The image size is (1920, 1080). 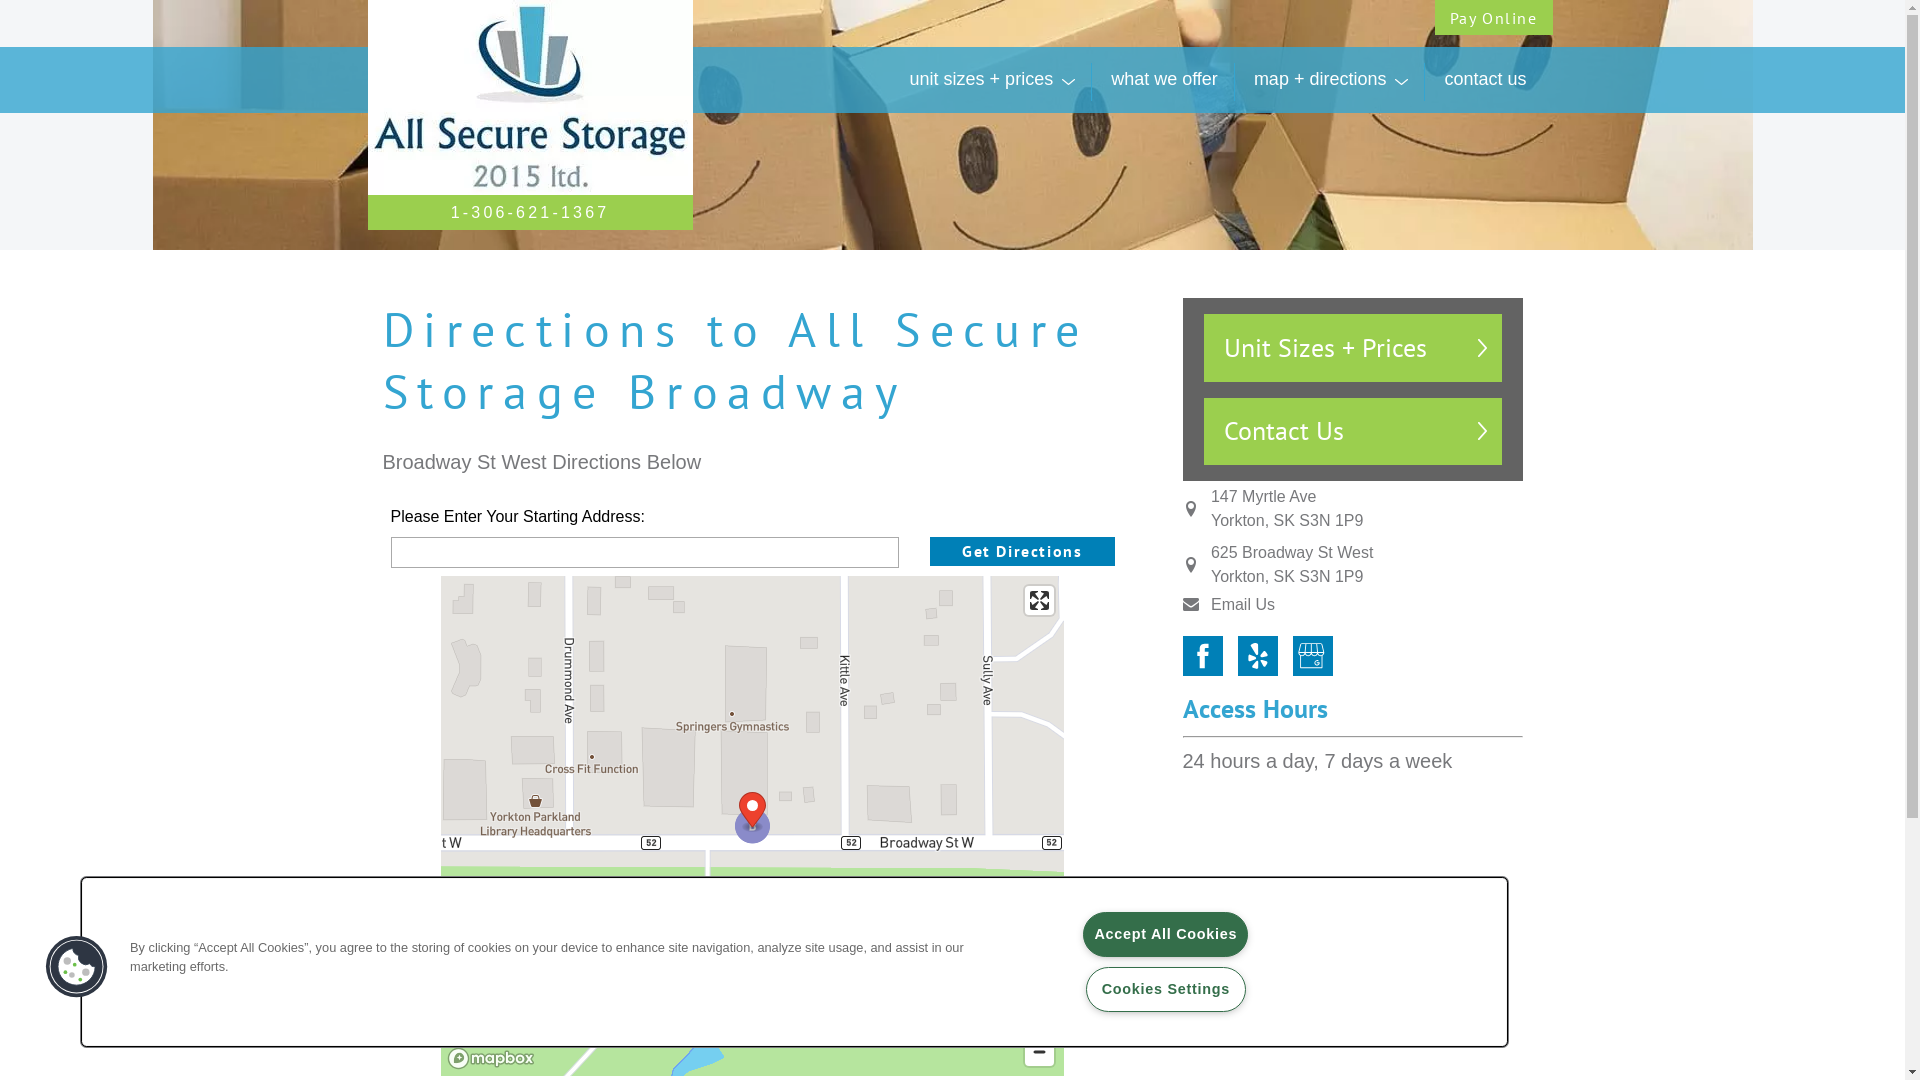 What do you see at coordinates (530, 212) in the screenshot?
I see `'1-306-621-1367'` at bounding box center [530, 212].